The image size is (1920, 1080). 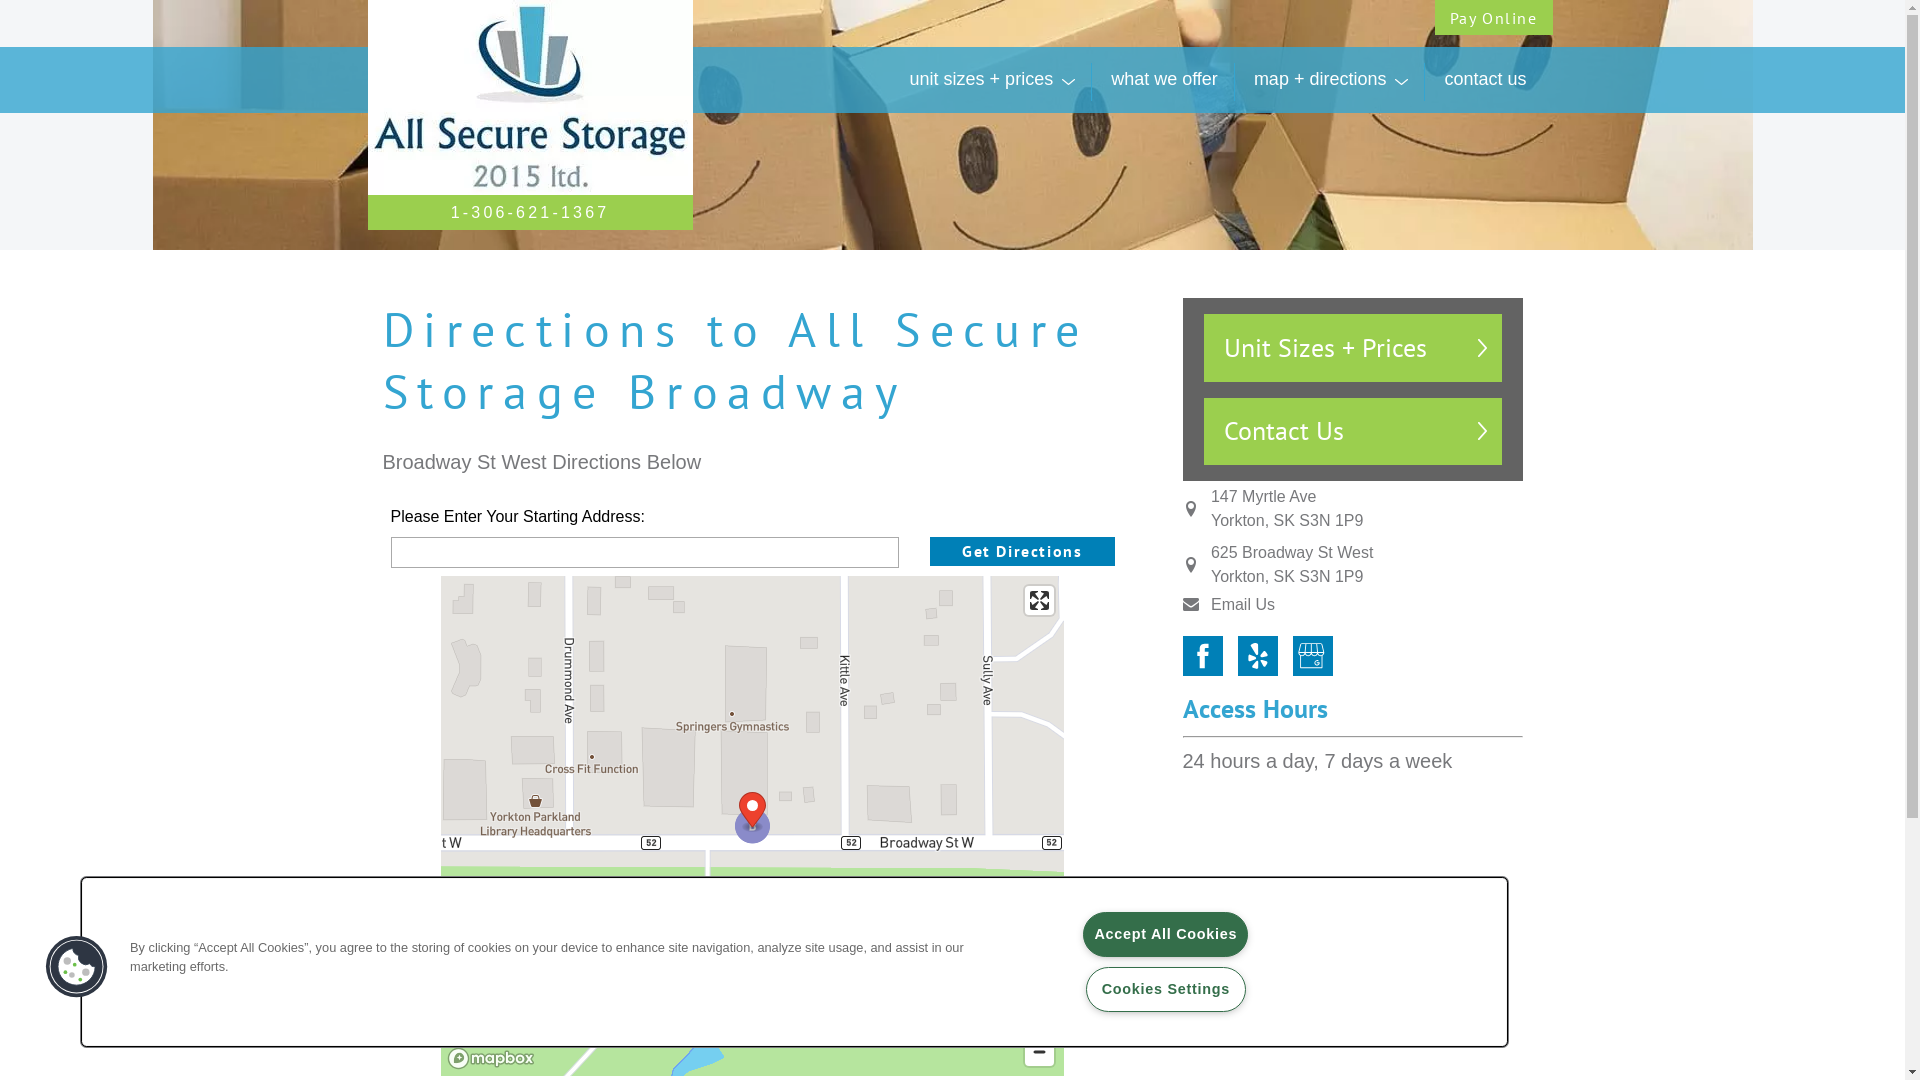 What do you see at coordinates (530, 212) in the screenshot?
I see `'1-306-621-1367'` at bounding box center [530, 212].